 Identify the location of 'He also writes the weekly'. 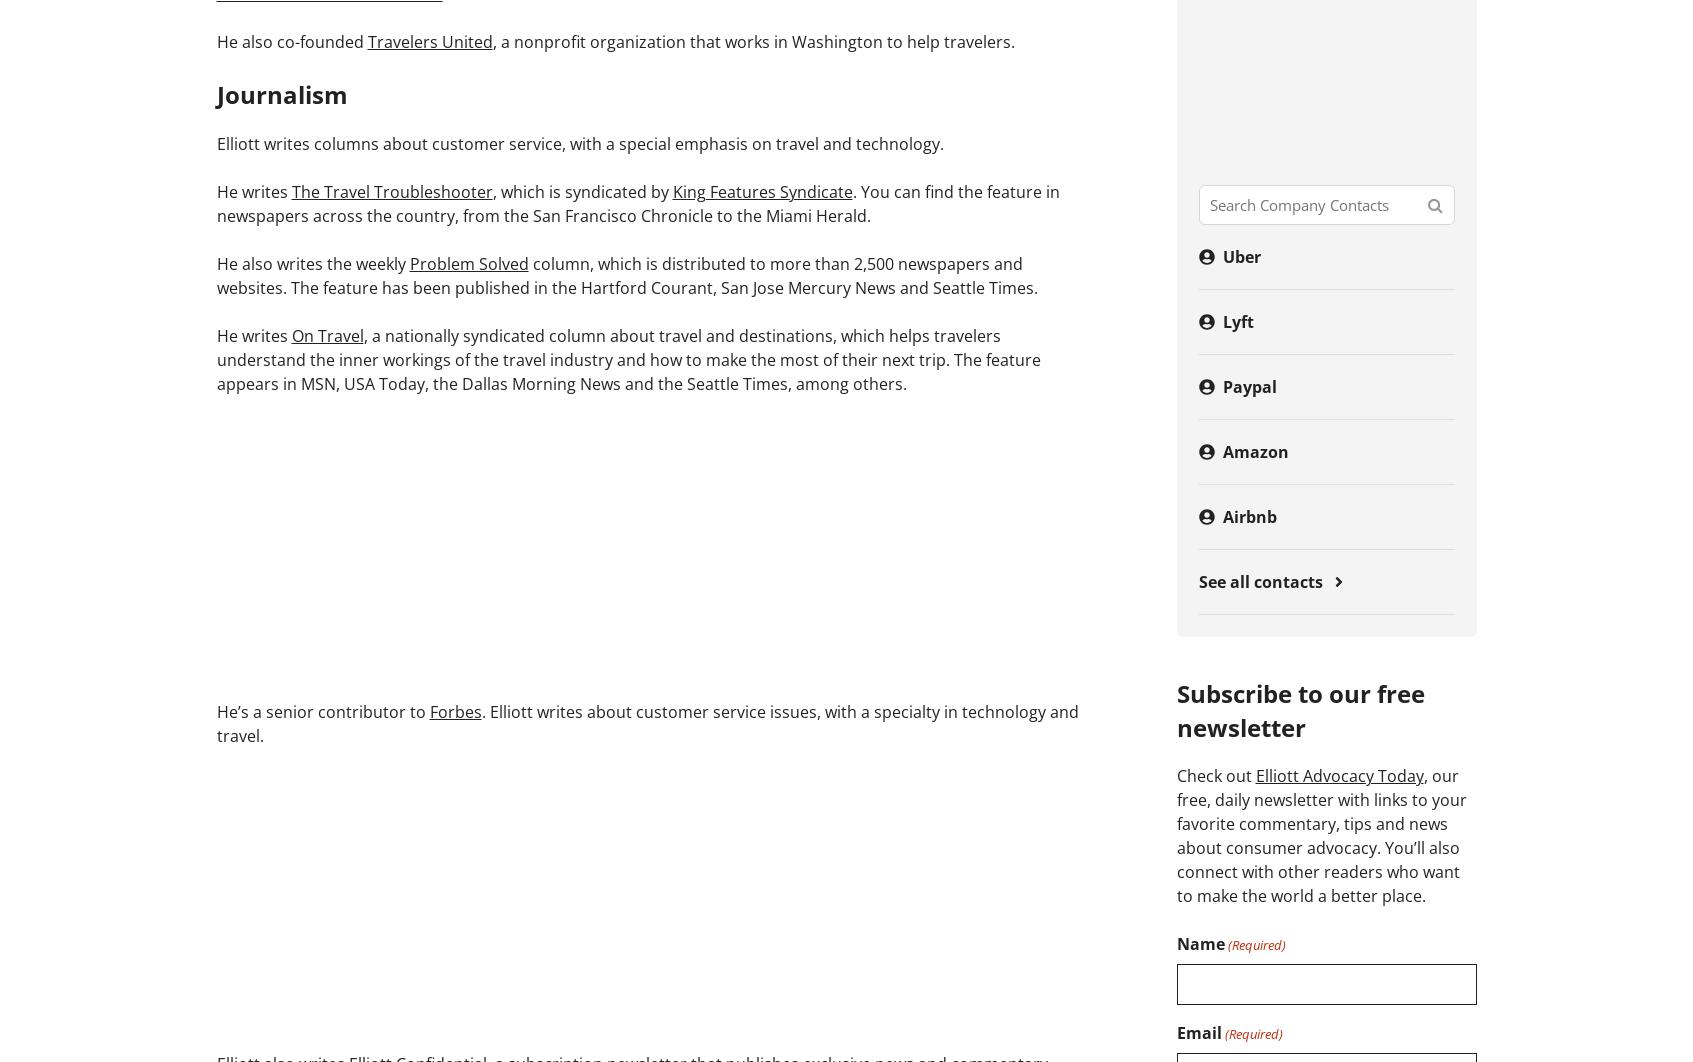
(311, 262).